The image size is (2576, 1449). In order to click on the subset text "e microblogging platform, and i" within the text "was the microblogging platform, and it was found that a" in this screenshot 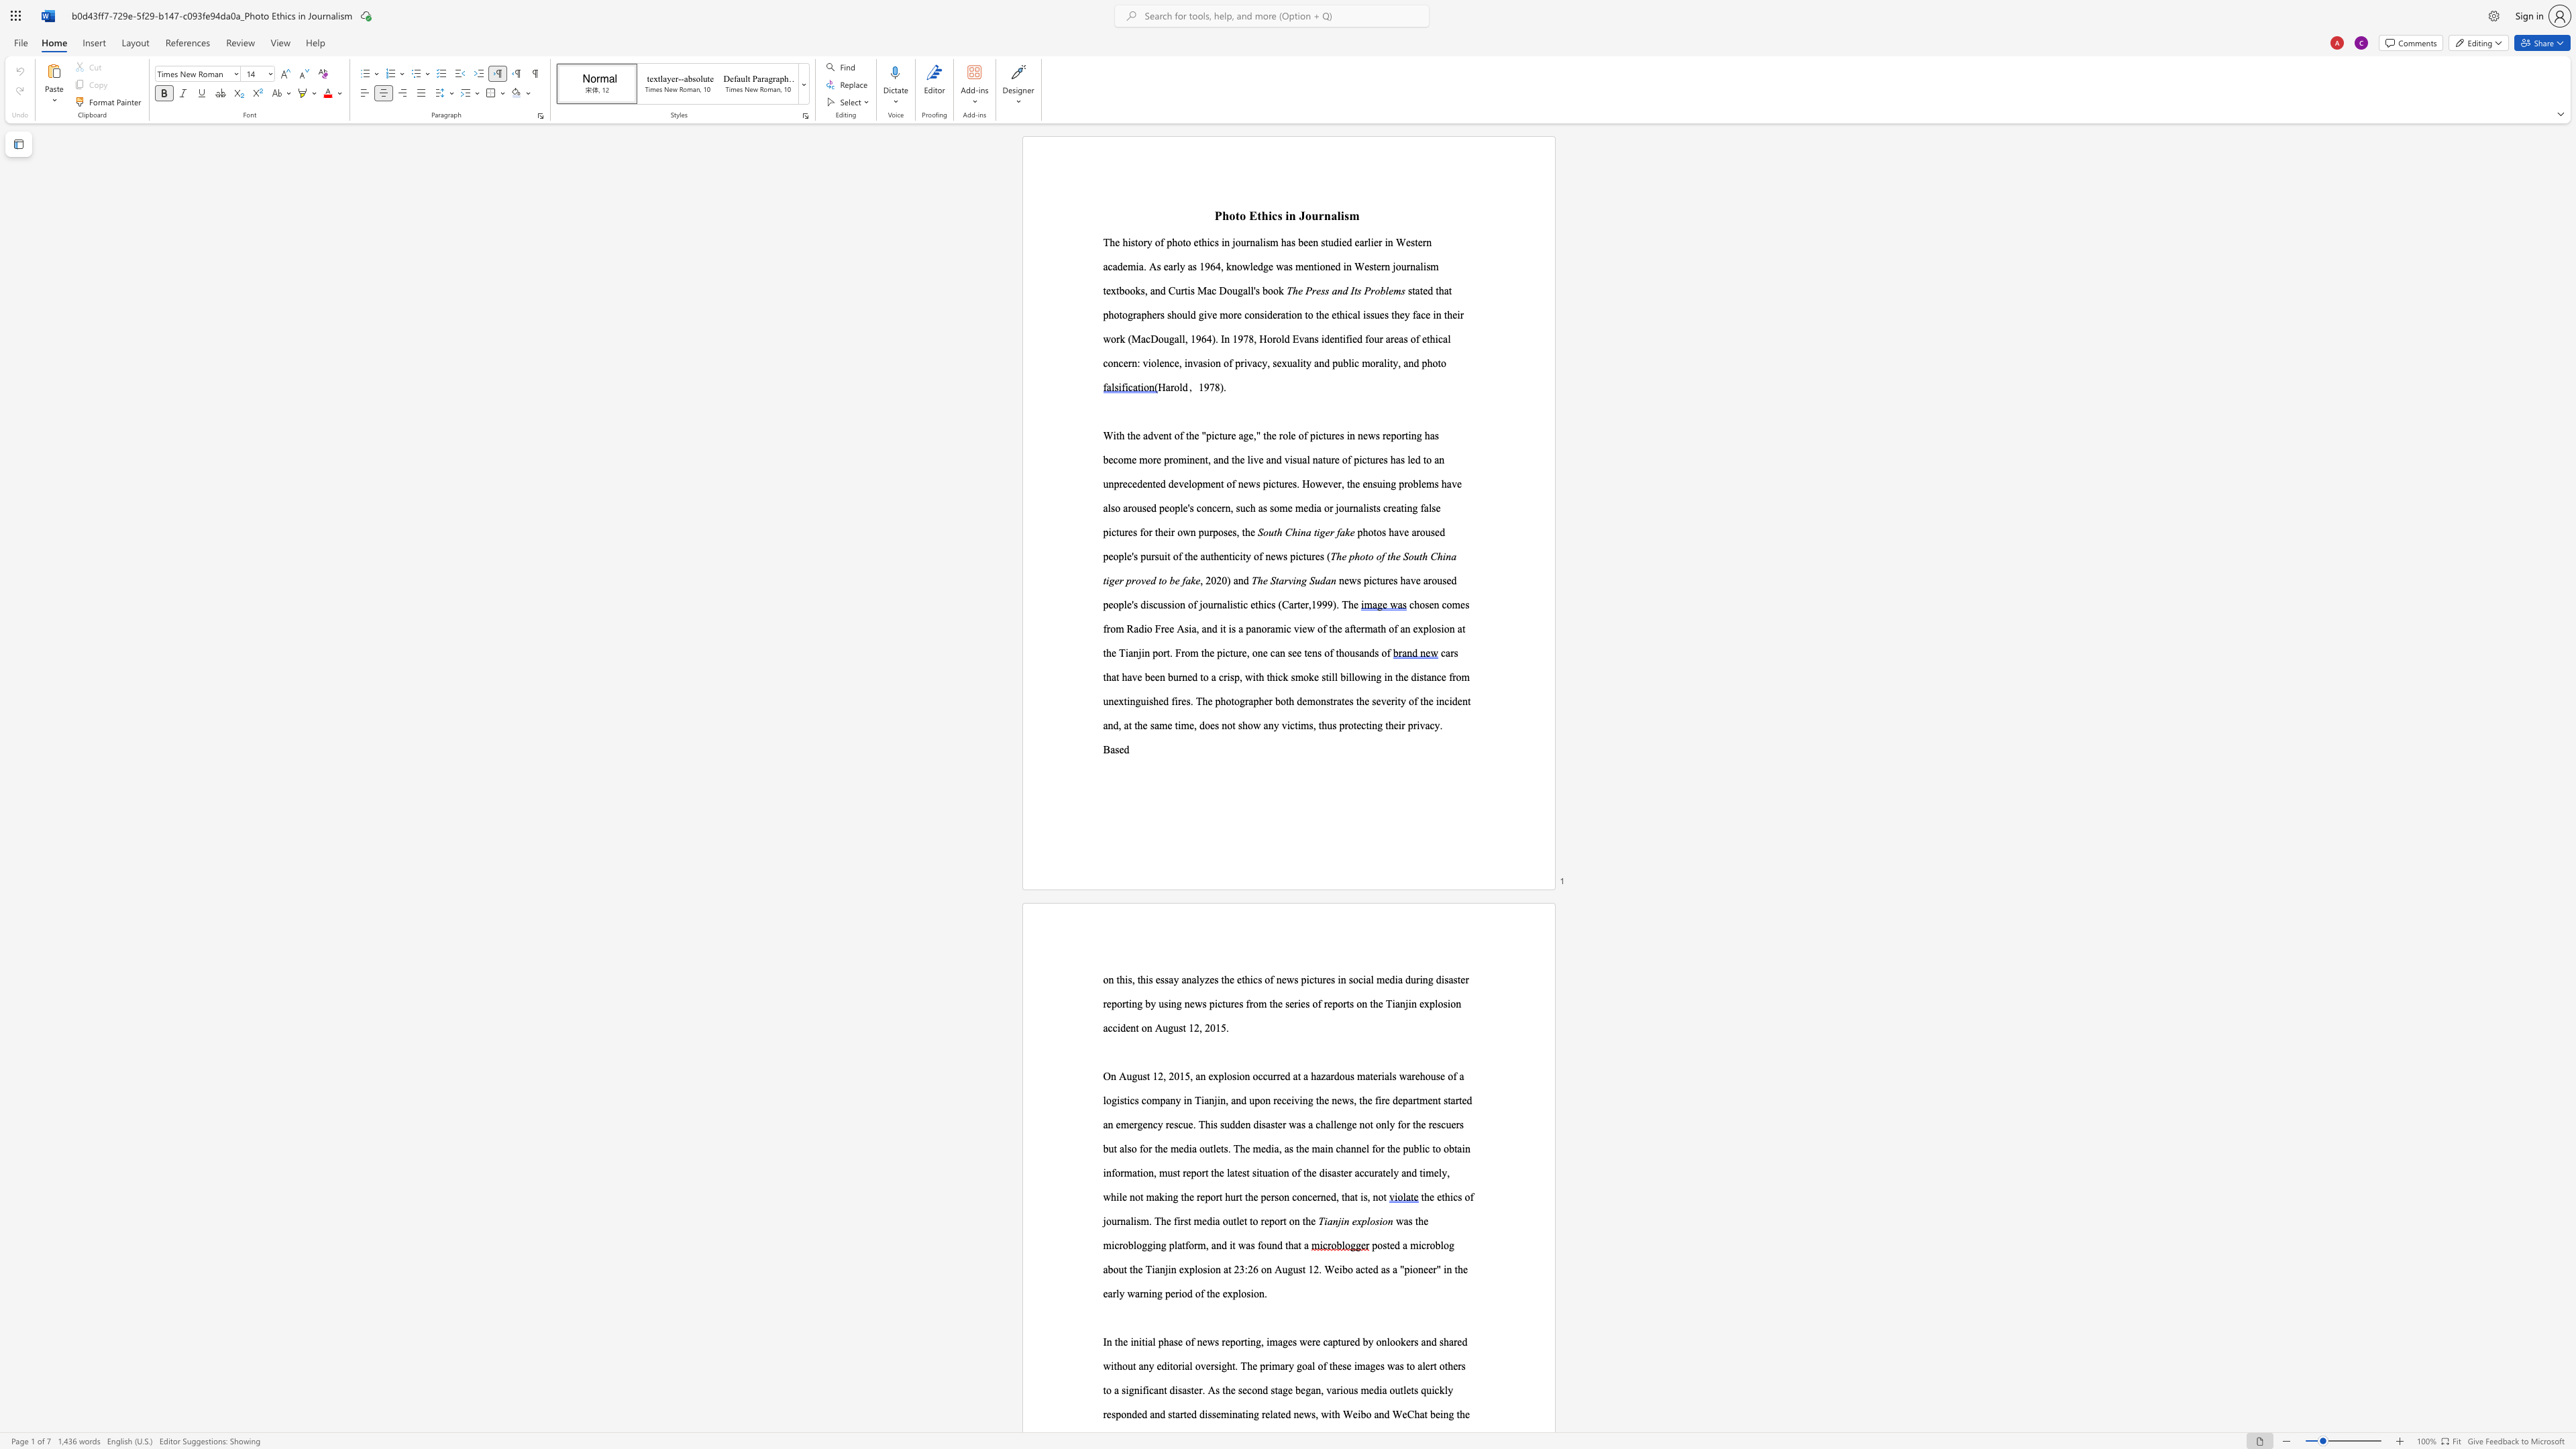, I will do `click(1423, 1220)`.